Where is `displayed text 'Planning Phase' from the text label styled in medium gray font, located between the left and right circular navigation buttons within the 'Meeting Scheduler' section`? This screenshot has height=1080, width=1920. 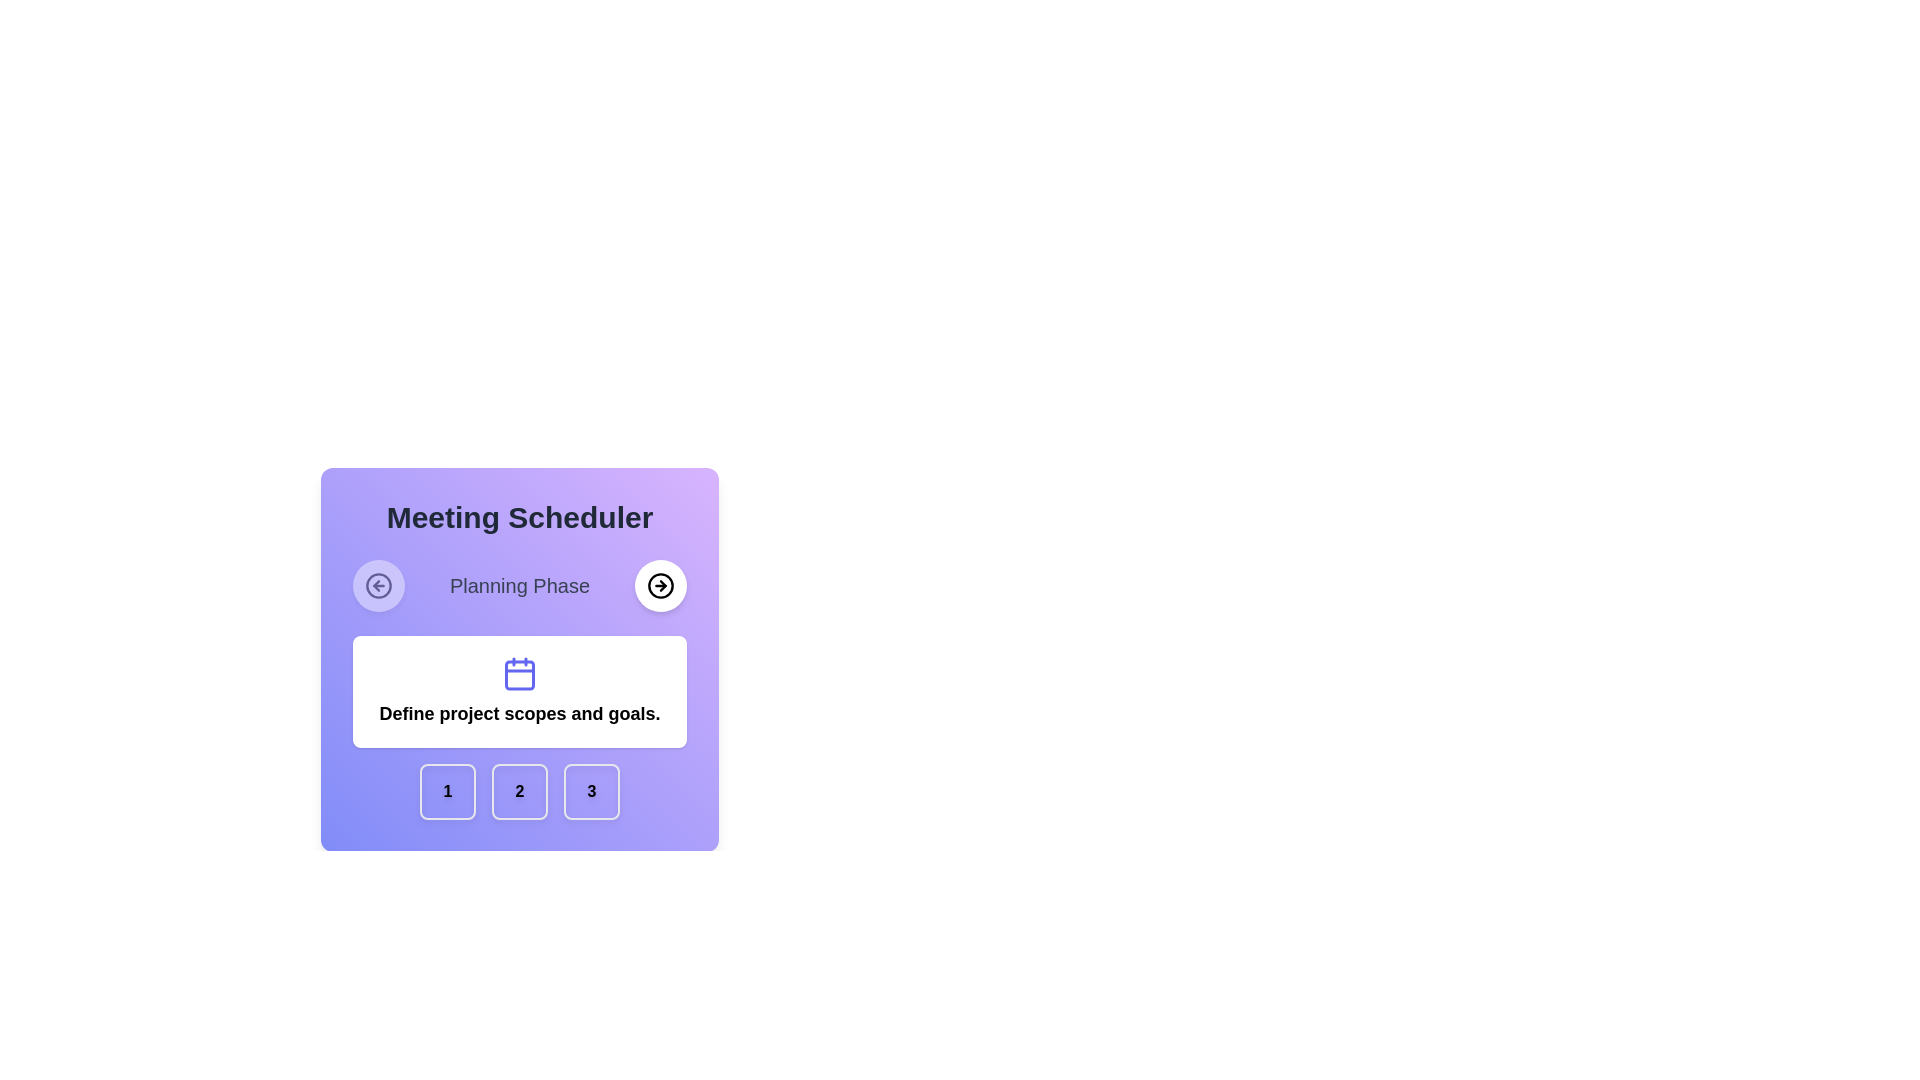 displayed text 'Planning Phase' from the text label styled in medium gray font, located between the left and right circular navigation buttons within the 'Meeting Scheduler' section is located at coordinates (519, 585).